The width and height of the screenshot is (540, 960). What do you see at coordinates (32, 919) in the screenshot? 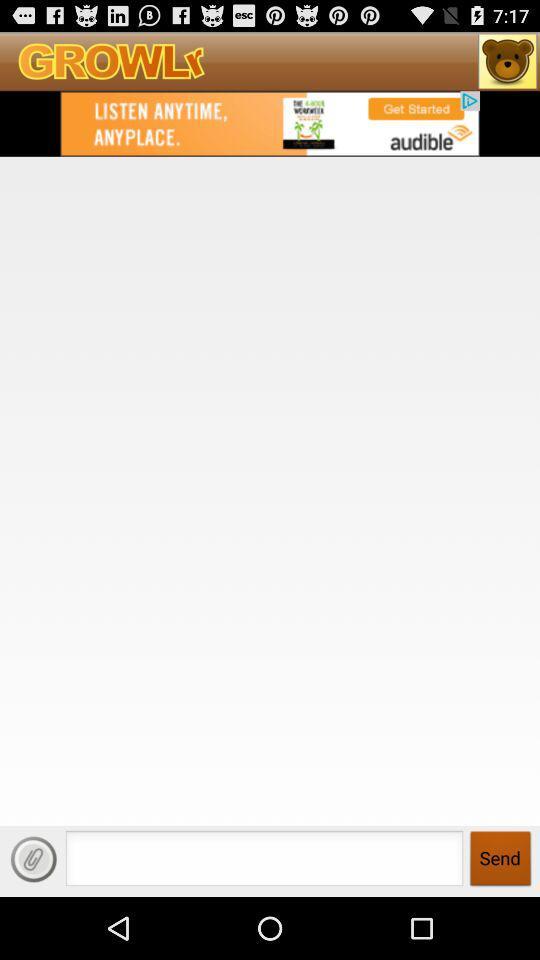
I see `the attach_file icon` at bounding box center [32, 919].